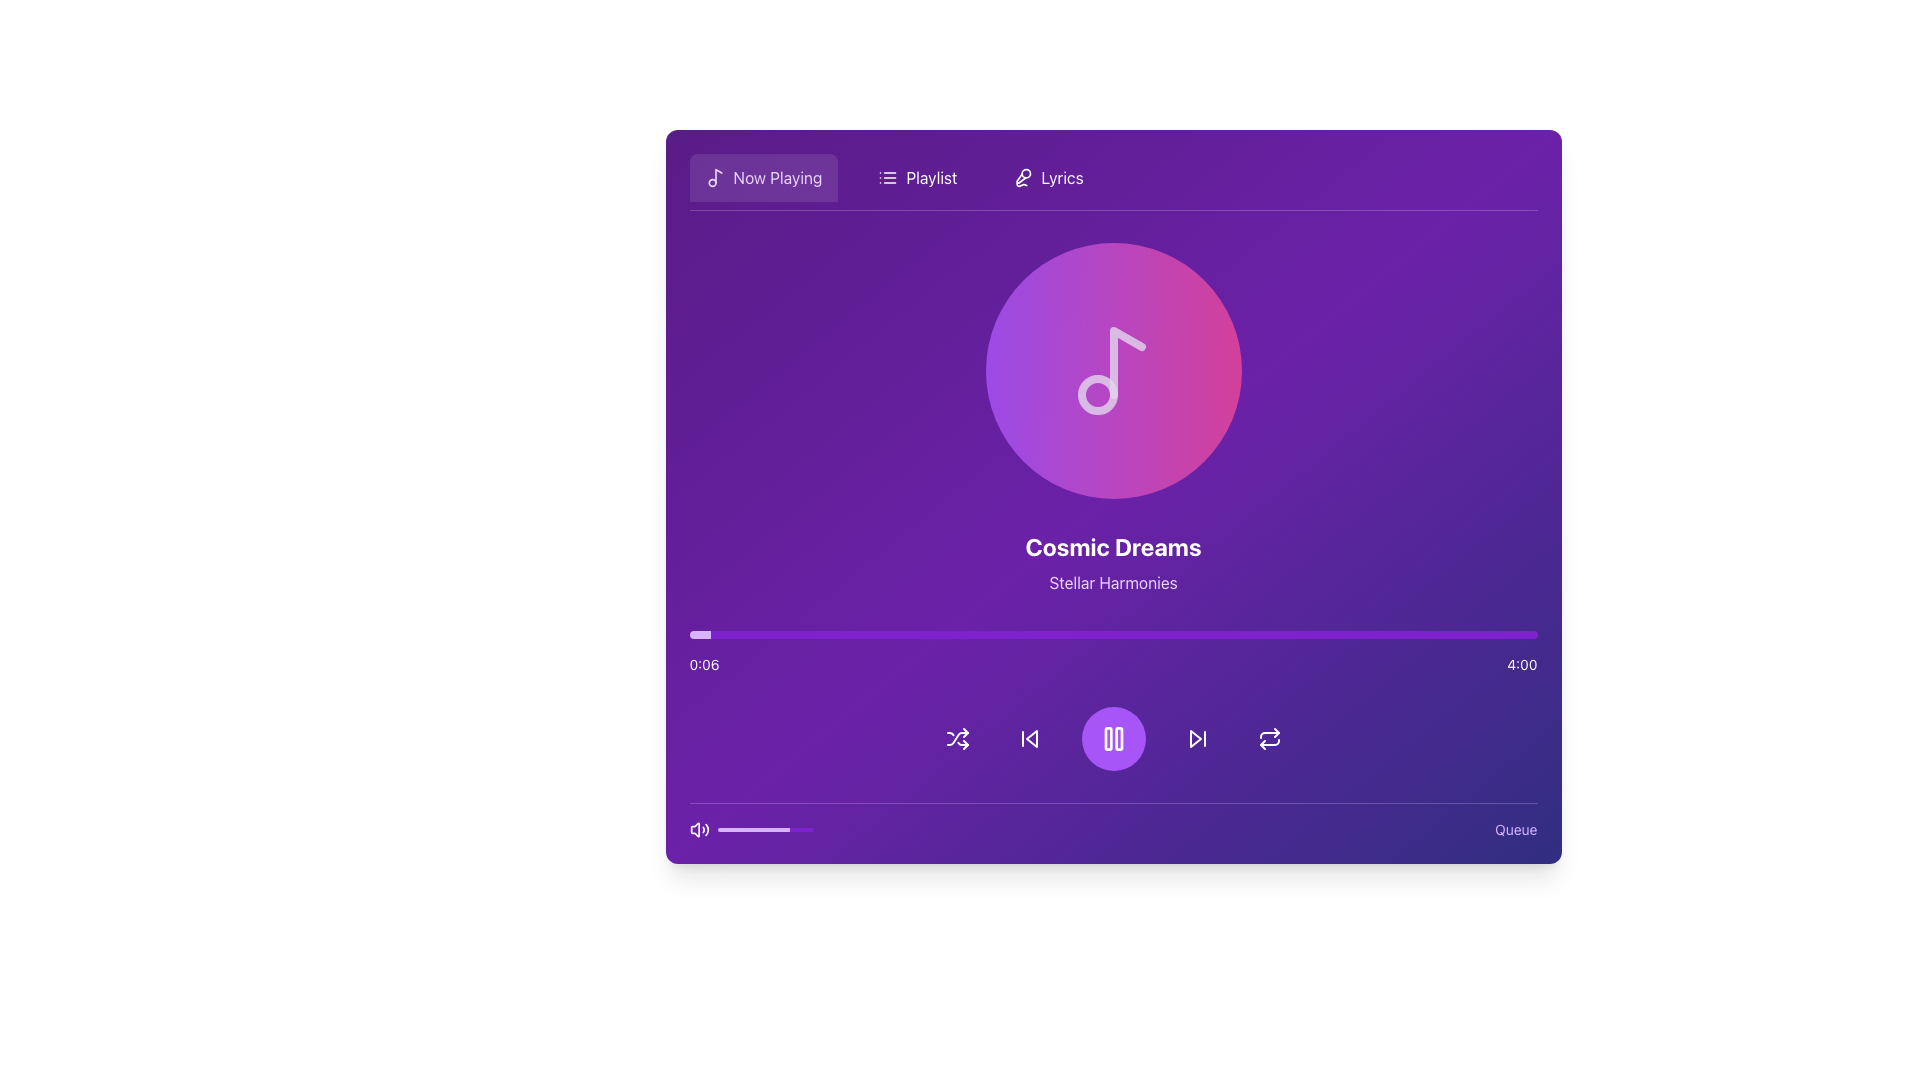 Image resolution: width=1920 pixels, height=1080 pixels. What do you see at coordinates (1112, 739) in the screenshot?
I see `the pause button icon located in the center bottom of the media interface to temporarily stop the playback` at bounding box center [1112, 739].